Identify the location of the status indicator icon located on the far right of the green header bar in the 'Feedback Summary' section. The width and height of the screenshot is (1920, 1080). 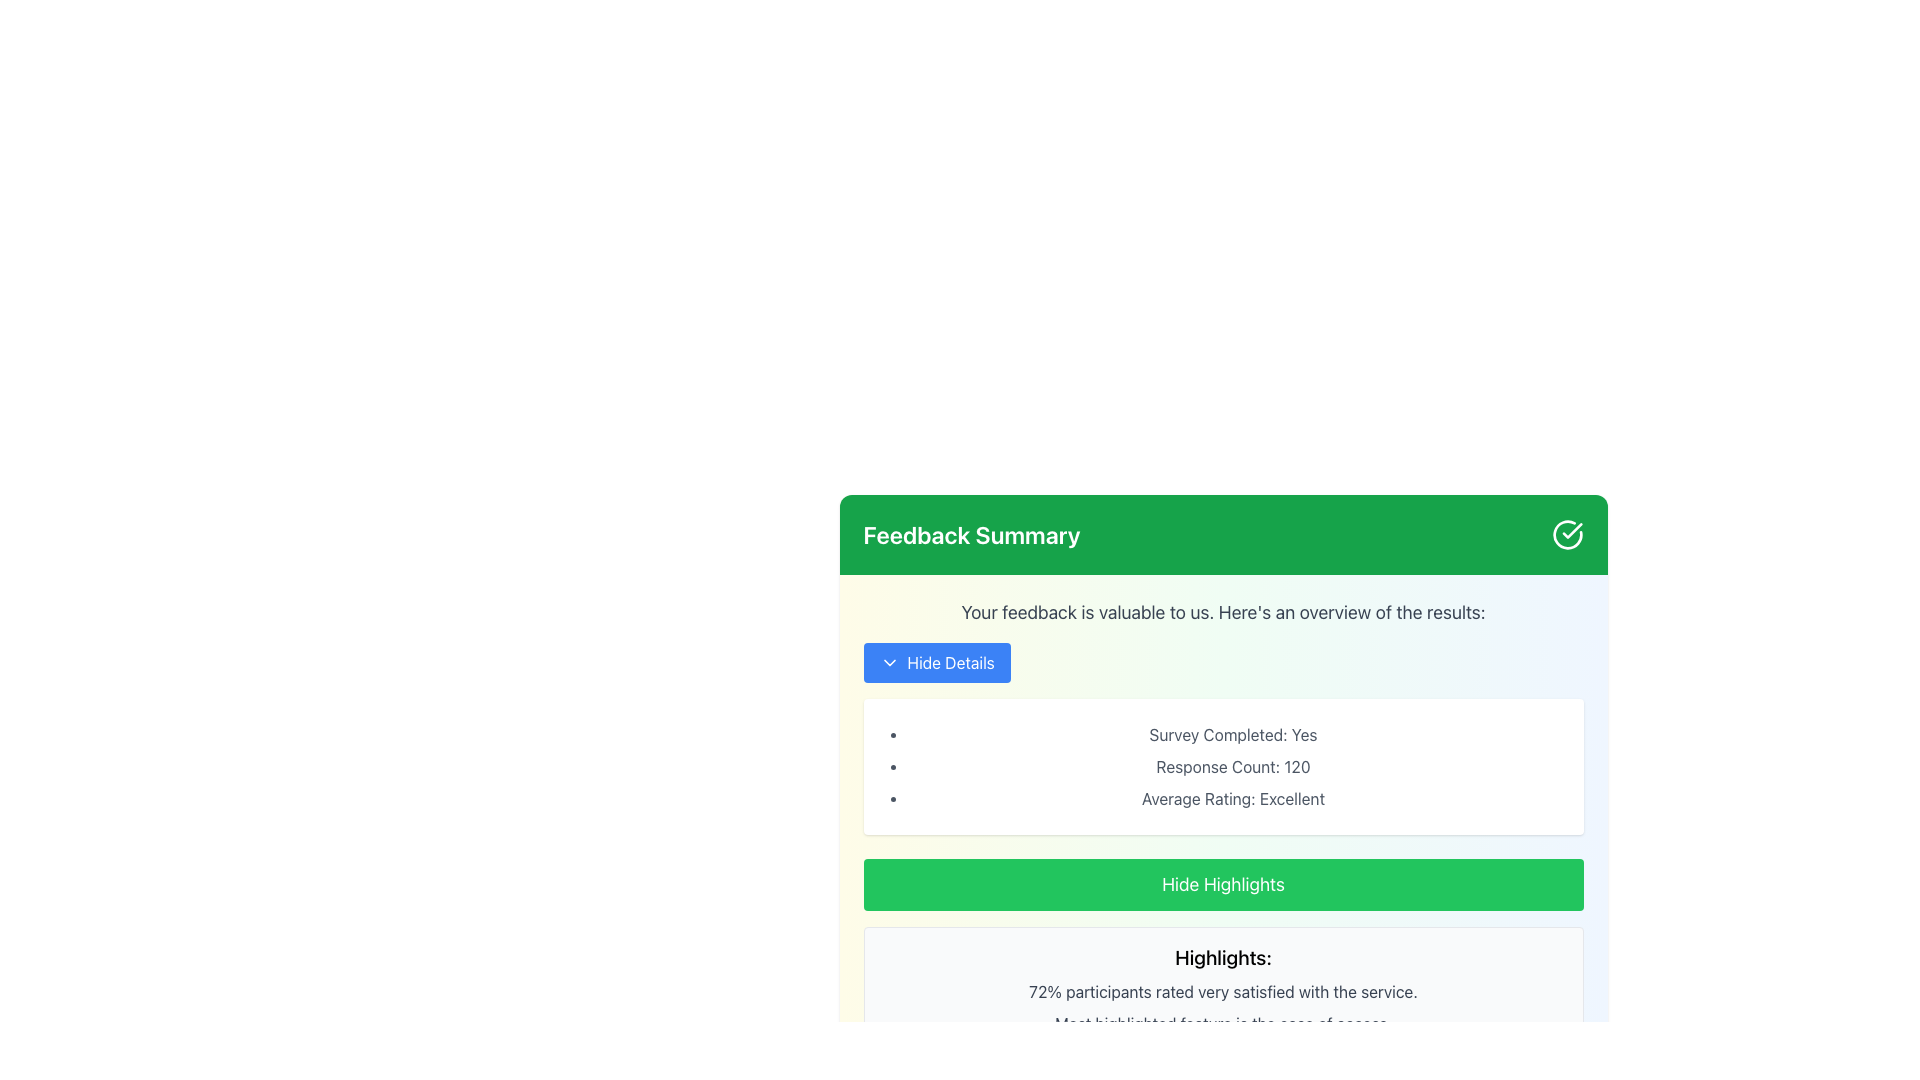
(1566, 534).